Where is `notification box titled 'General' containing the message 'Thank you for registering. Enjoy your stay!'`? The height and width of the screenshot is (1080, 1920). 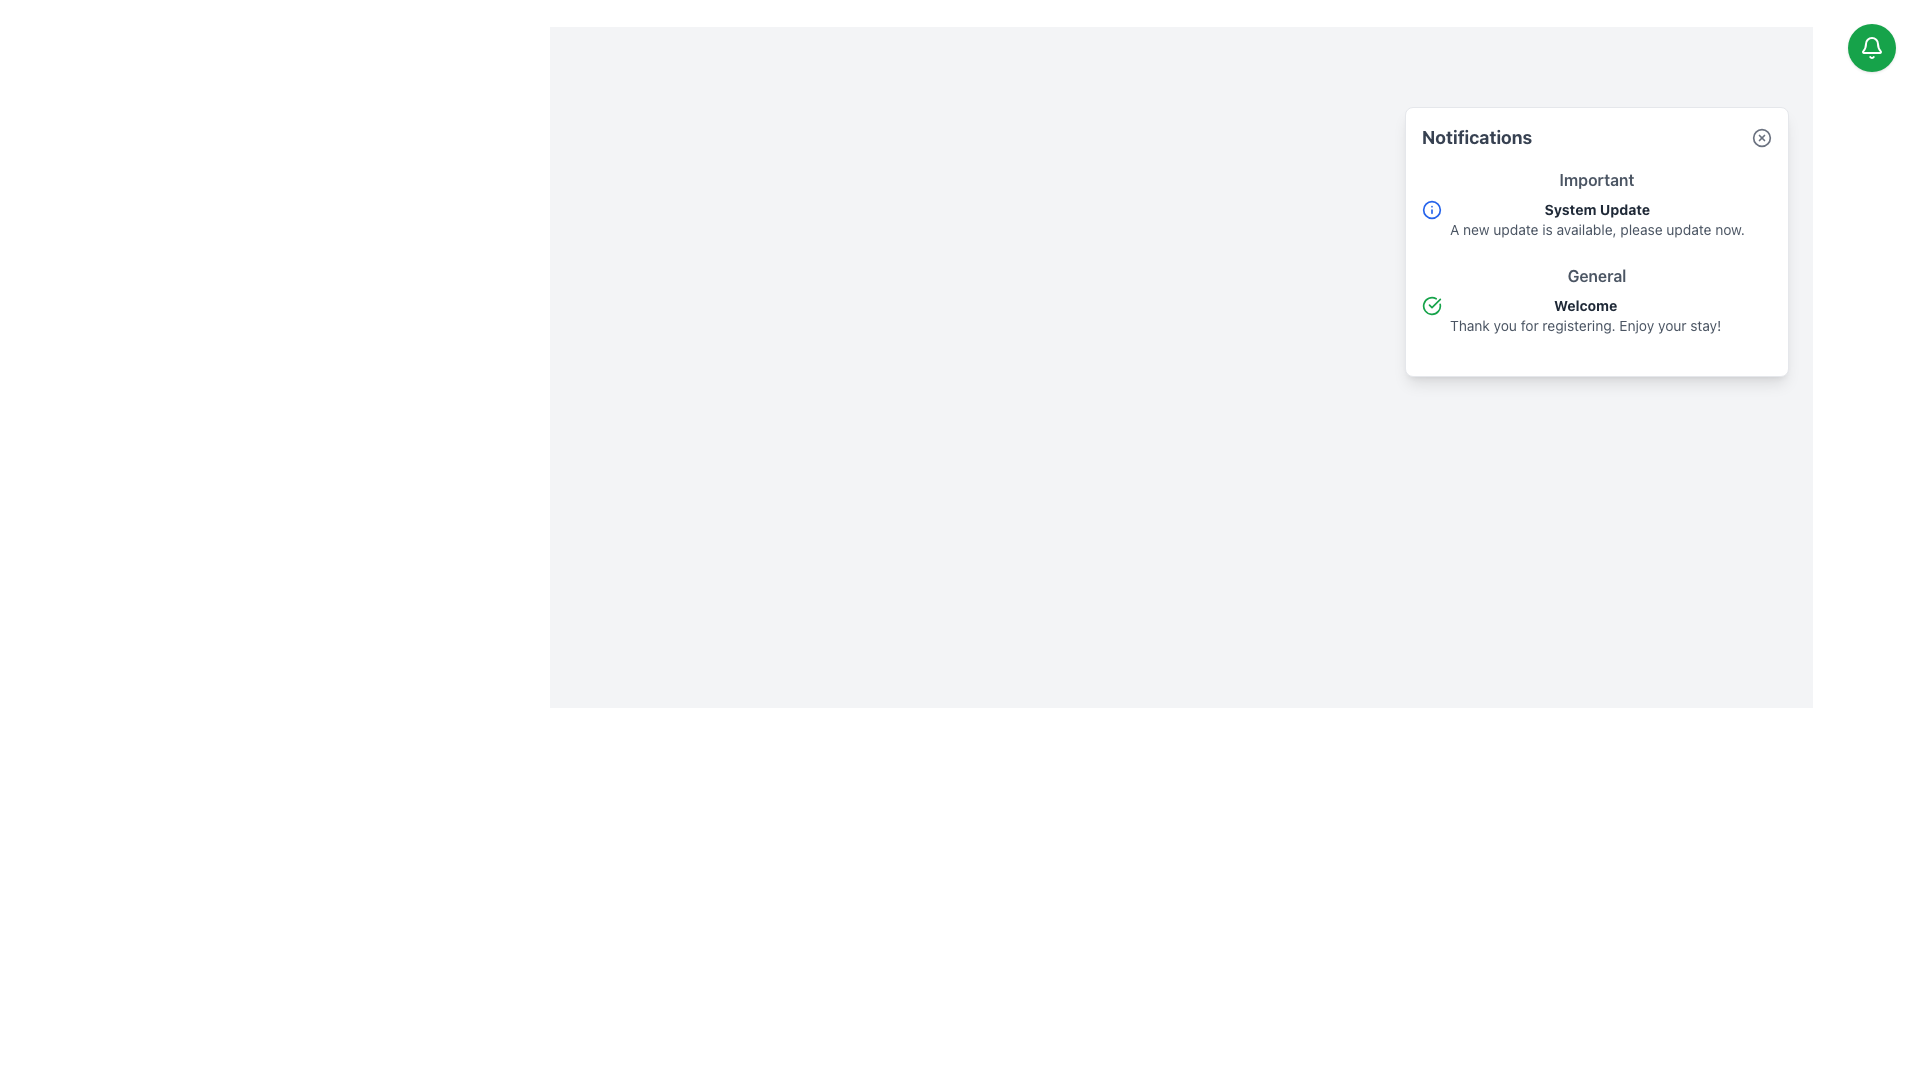 notification box titled 'General' containing the message 'Thank you for registering. Enjoy your stay!' is located at coordinates (1596, 304).